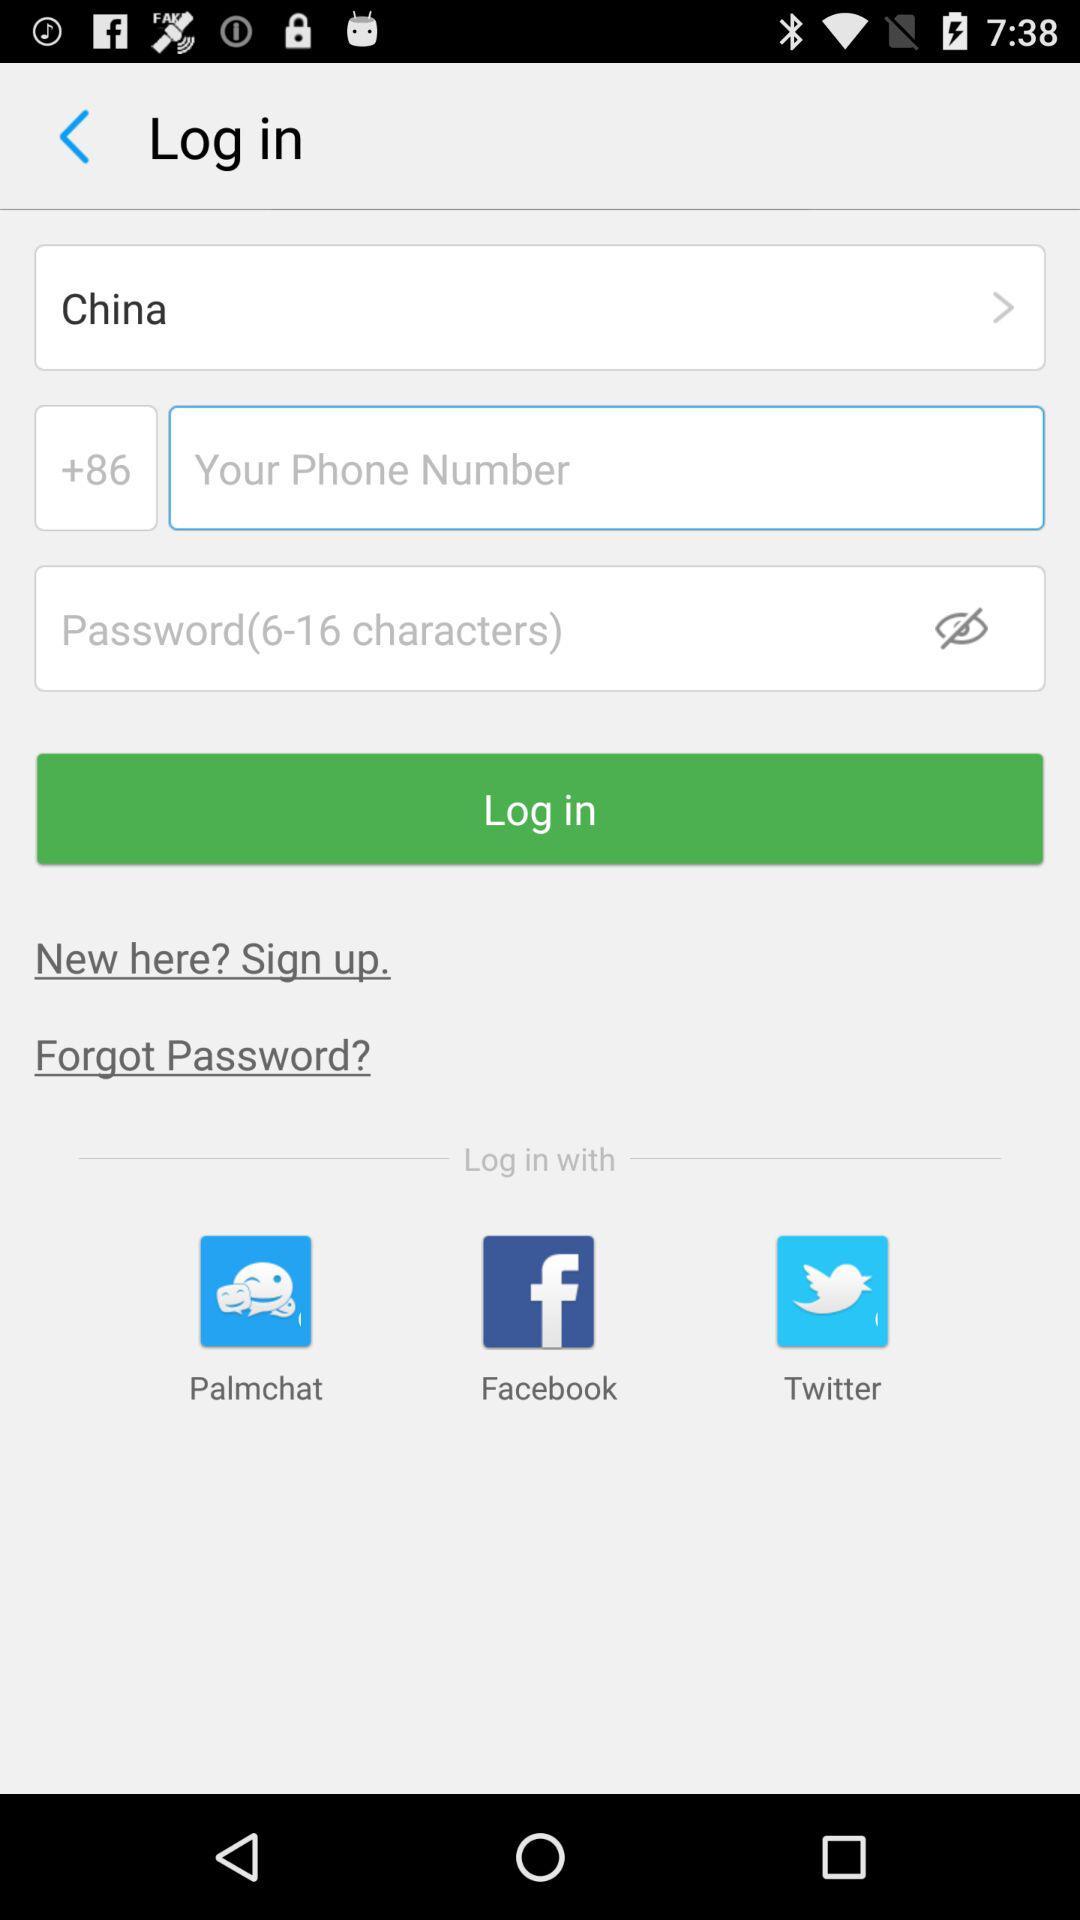  I want to click on app above forgot password?, so click(212, 955).